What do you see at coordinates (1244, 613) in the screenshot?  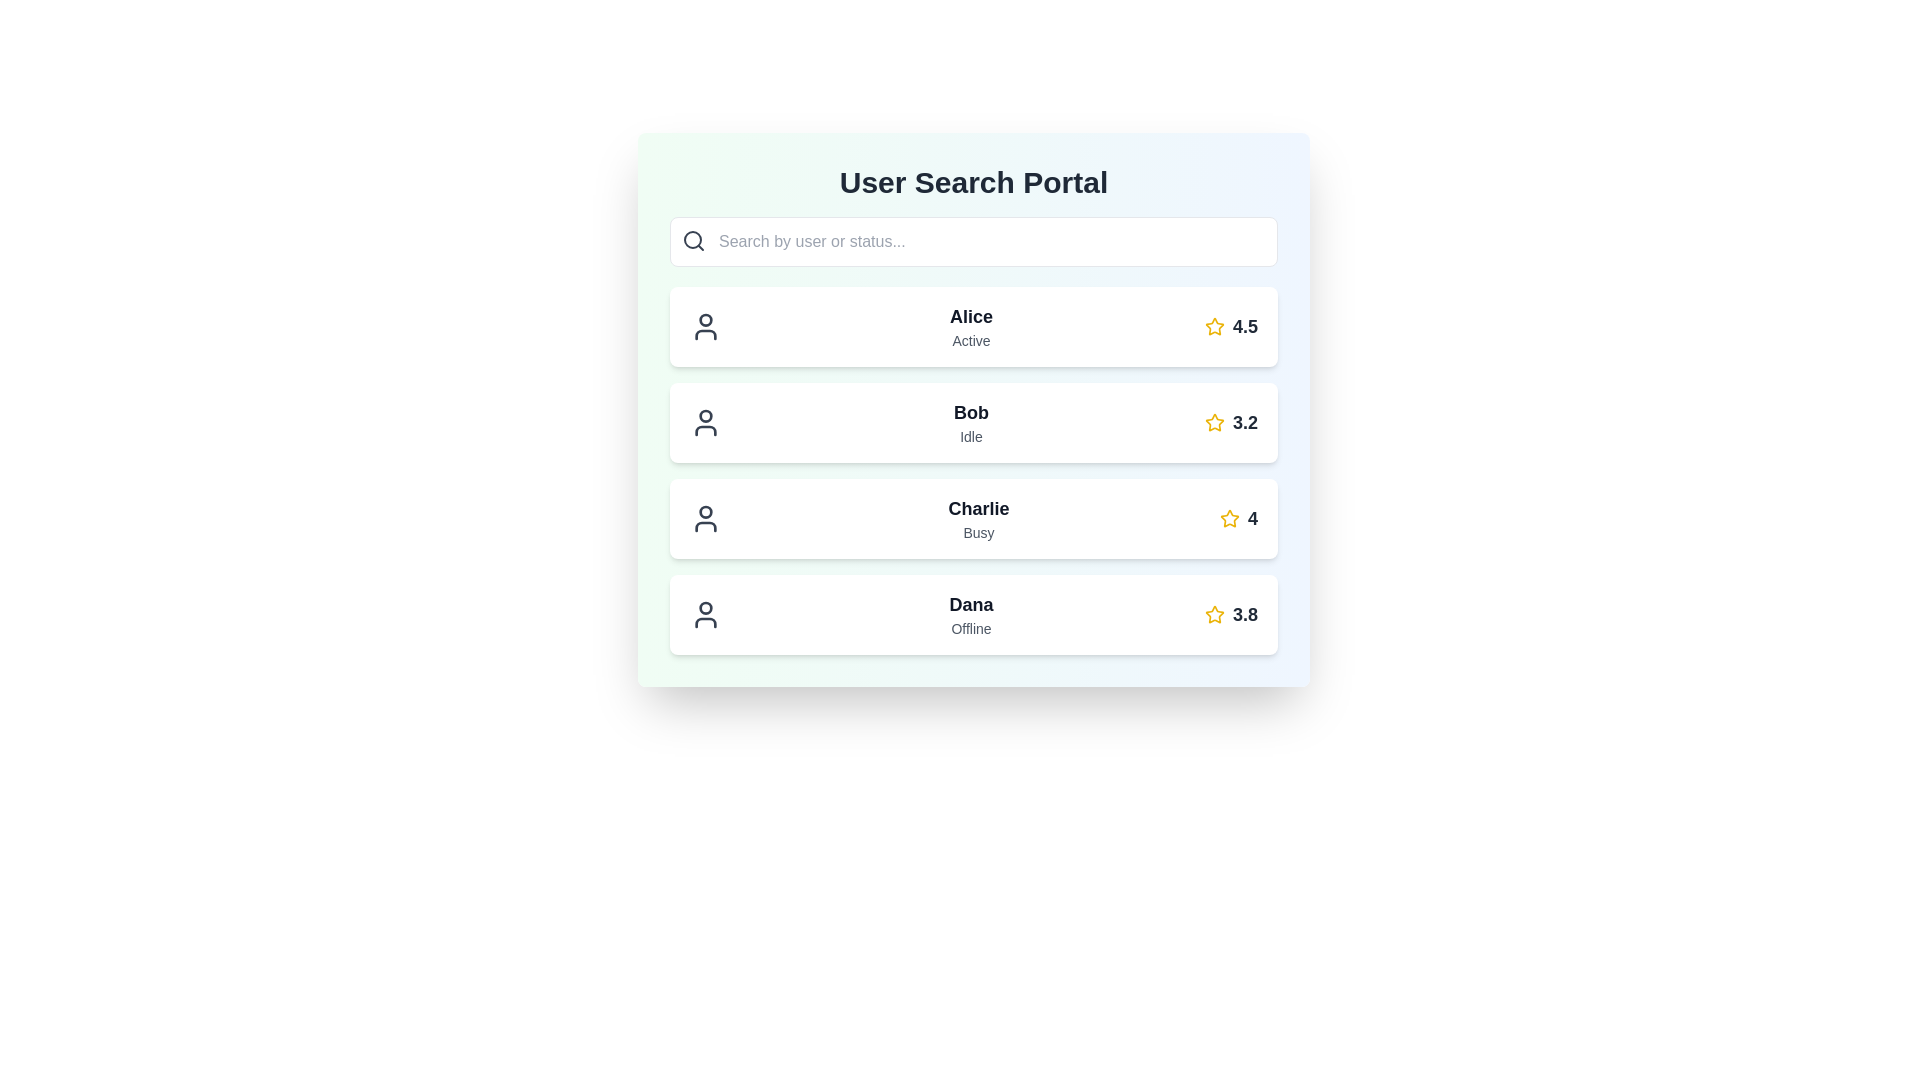 I see `the rating score display in the fourth row of the user list, located to the extreme right of the star icon` at bounding box center [1244, 613].